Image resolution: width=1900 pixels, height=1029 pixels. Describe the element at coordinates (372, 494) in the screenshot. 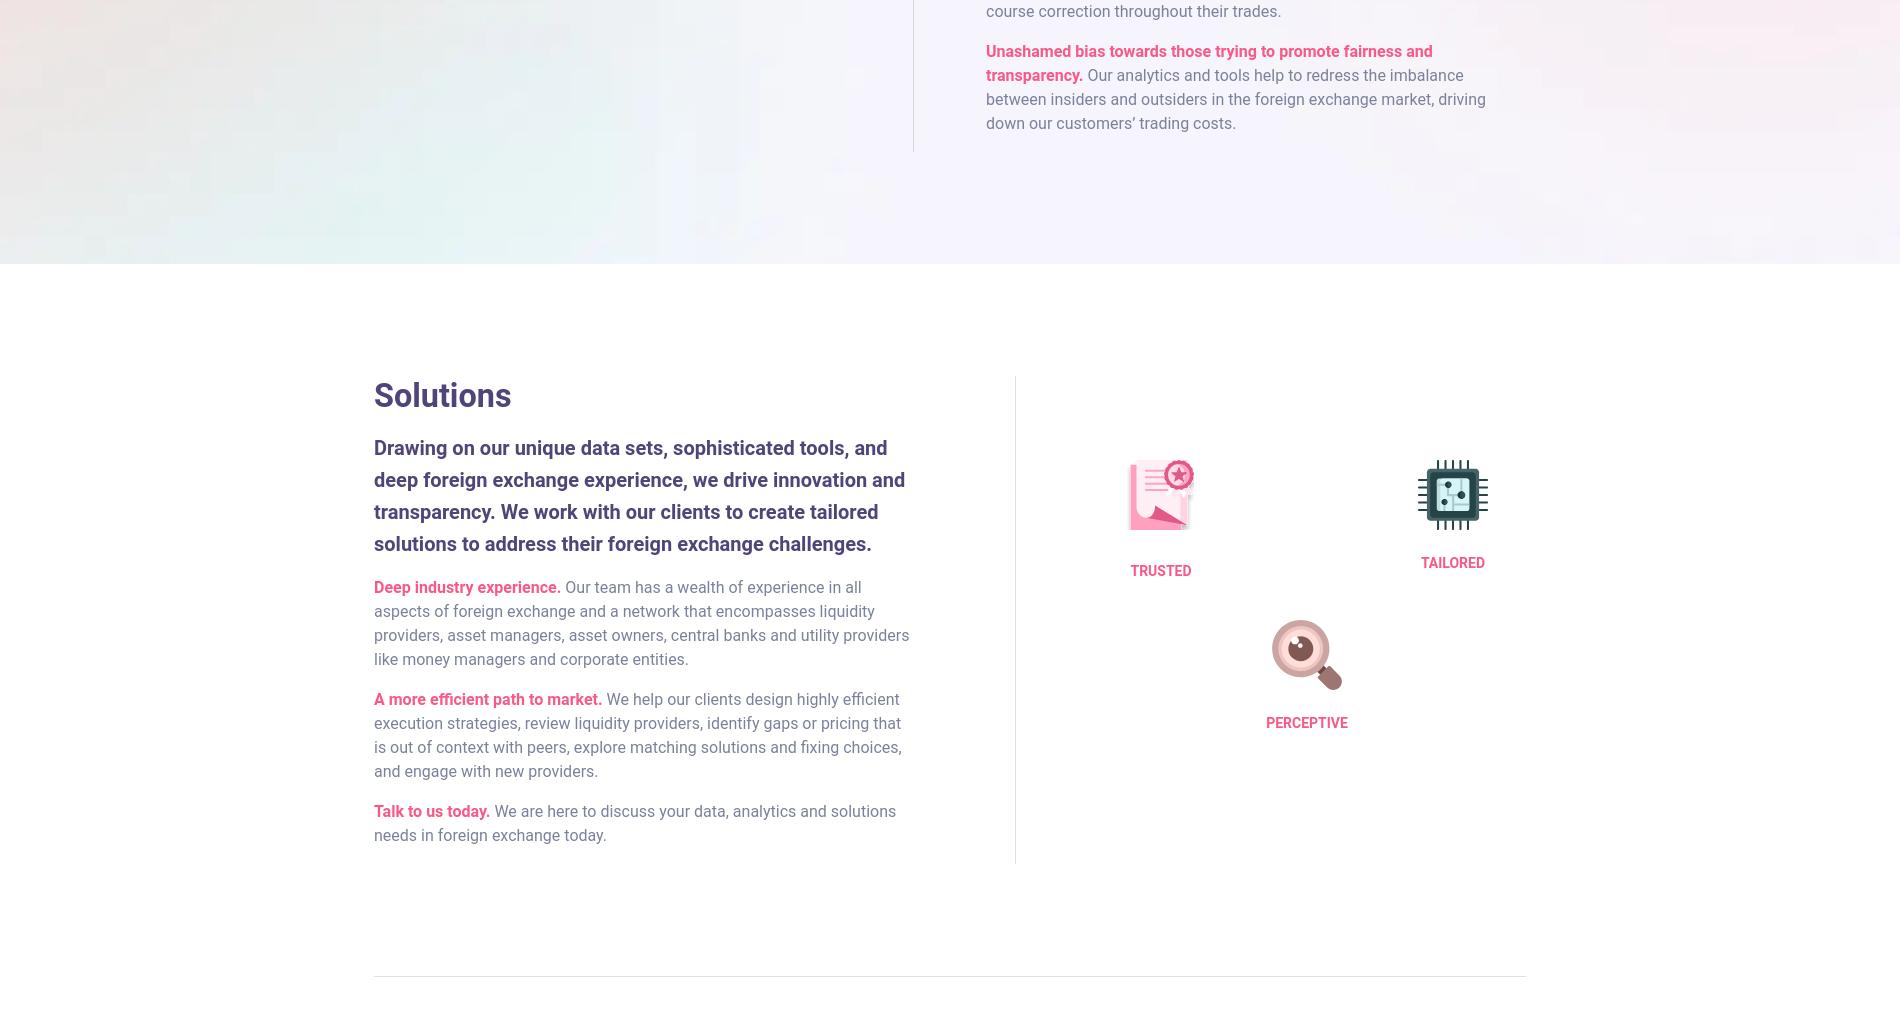

I see `'Drawing on our unique data sets, sophisticated tools, and deep foreign exchange experience, we drive innovation and transparency. We work with our clients to create tailored solutions to address their foreign exchange challenges.'` at that location.